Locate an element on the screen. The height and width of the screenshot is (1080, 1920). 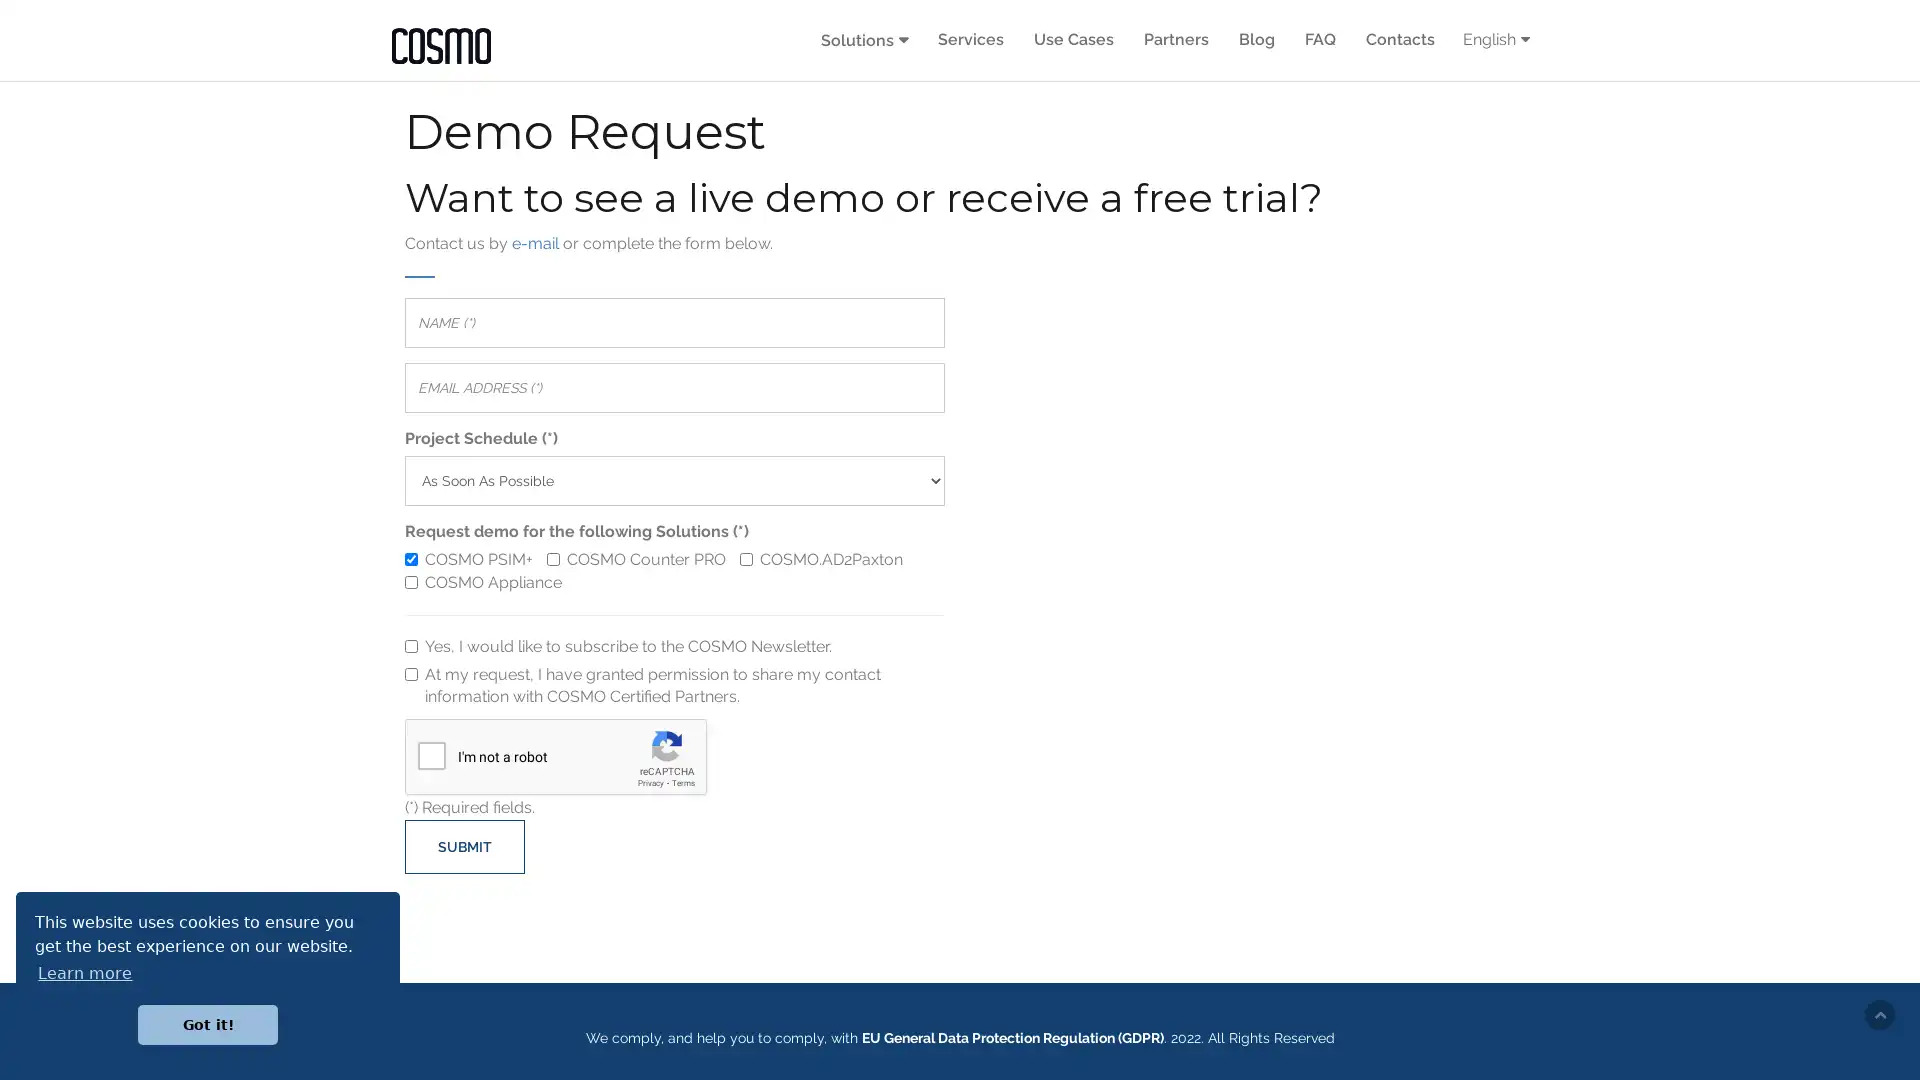
SUBMIT is located at coordinates (464, 847).